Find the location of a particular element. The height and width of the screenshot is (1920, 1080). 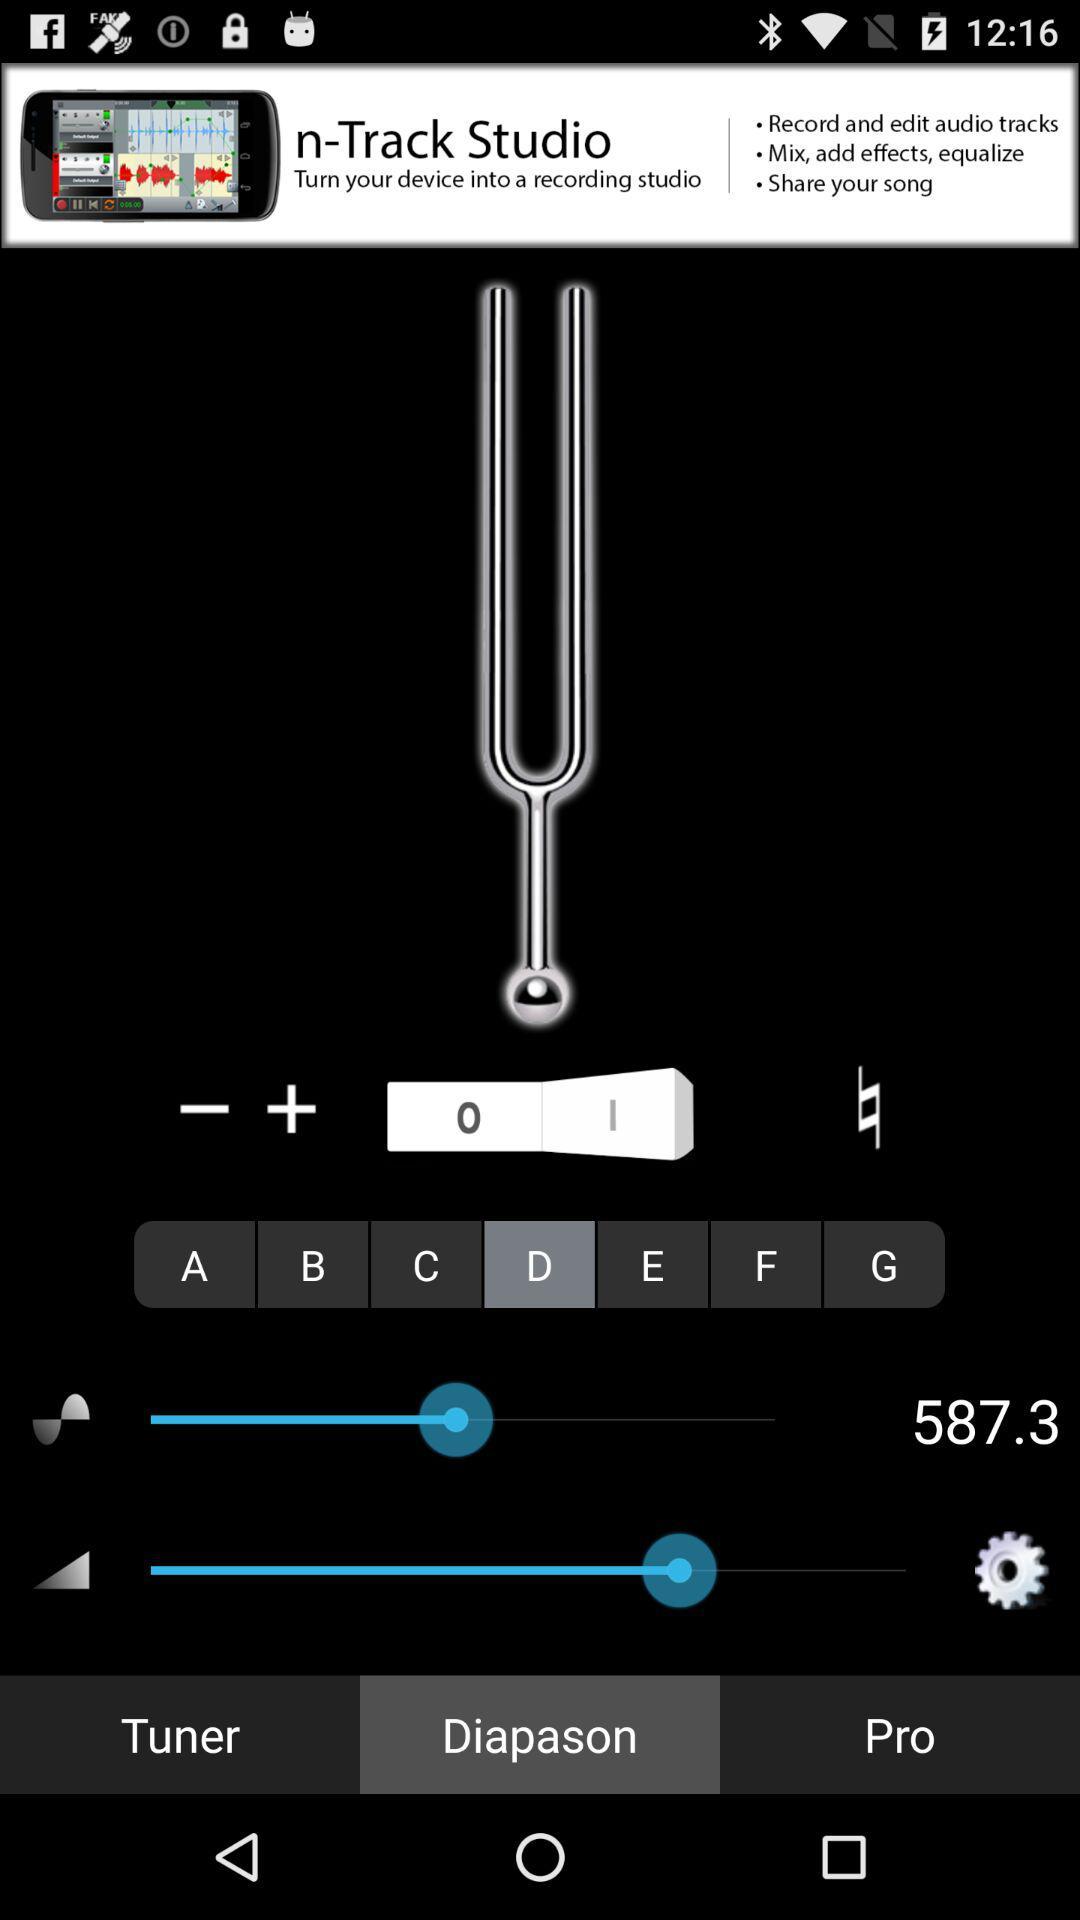

the add icon is located at coordinates (292, 1185).